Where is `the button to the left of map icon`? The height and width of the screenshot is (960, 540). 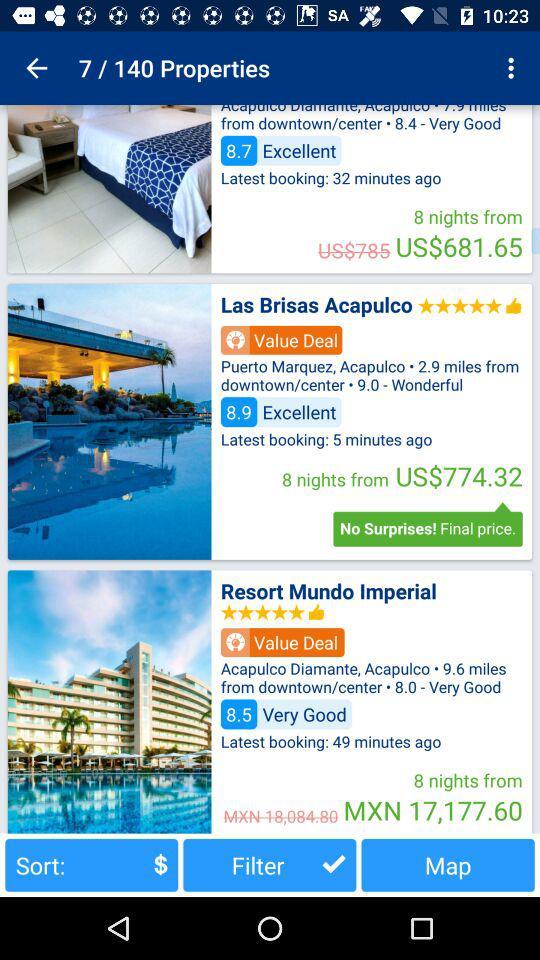
the button to the left of map icon is located at coordinates (269, 864).